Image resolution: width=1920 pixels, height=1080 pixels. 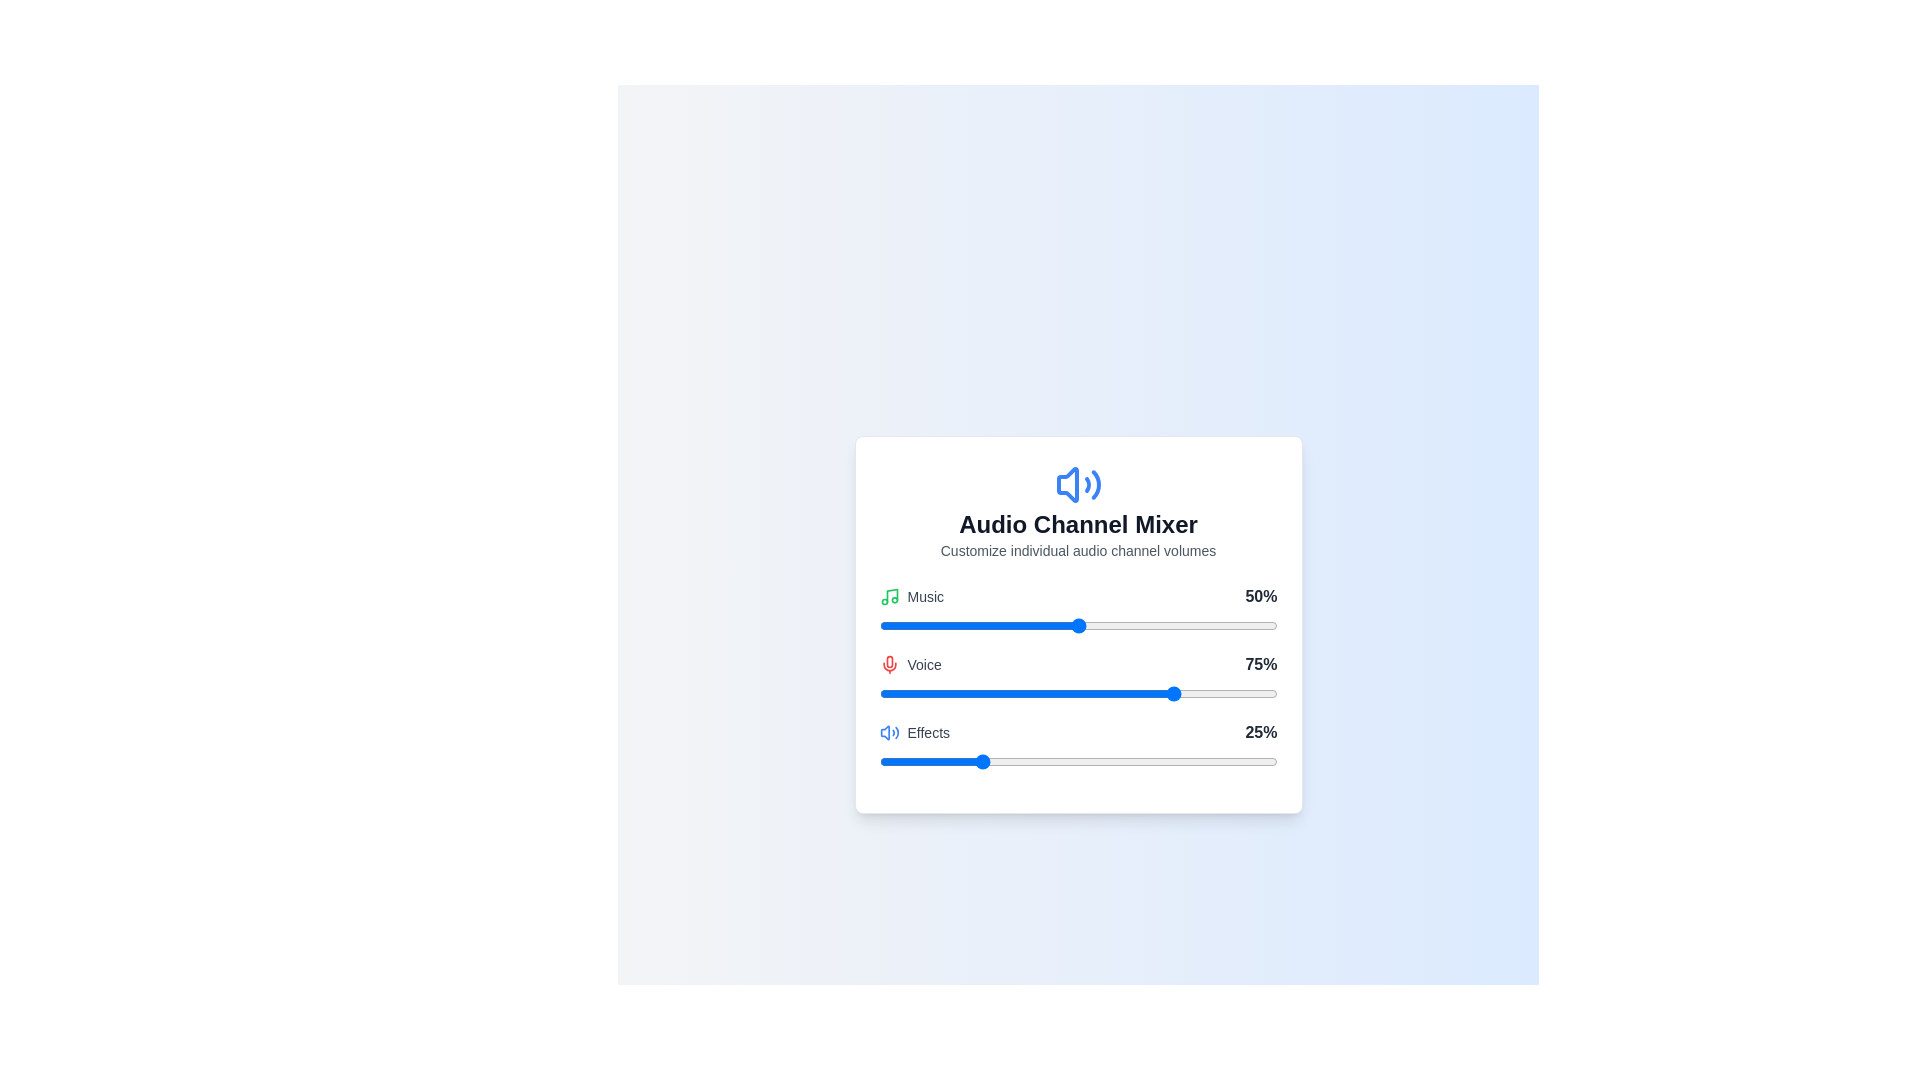 What do you see at coordinates (894, 762) in the screenshot?
I see `the 'Effects' volume slider` at bounding box center [894, 762].